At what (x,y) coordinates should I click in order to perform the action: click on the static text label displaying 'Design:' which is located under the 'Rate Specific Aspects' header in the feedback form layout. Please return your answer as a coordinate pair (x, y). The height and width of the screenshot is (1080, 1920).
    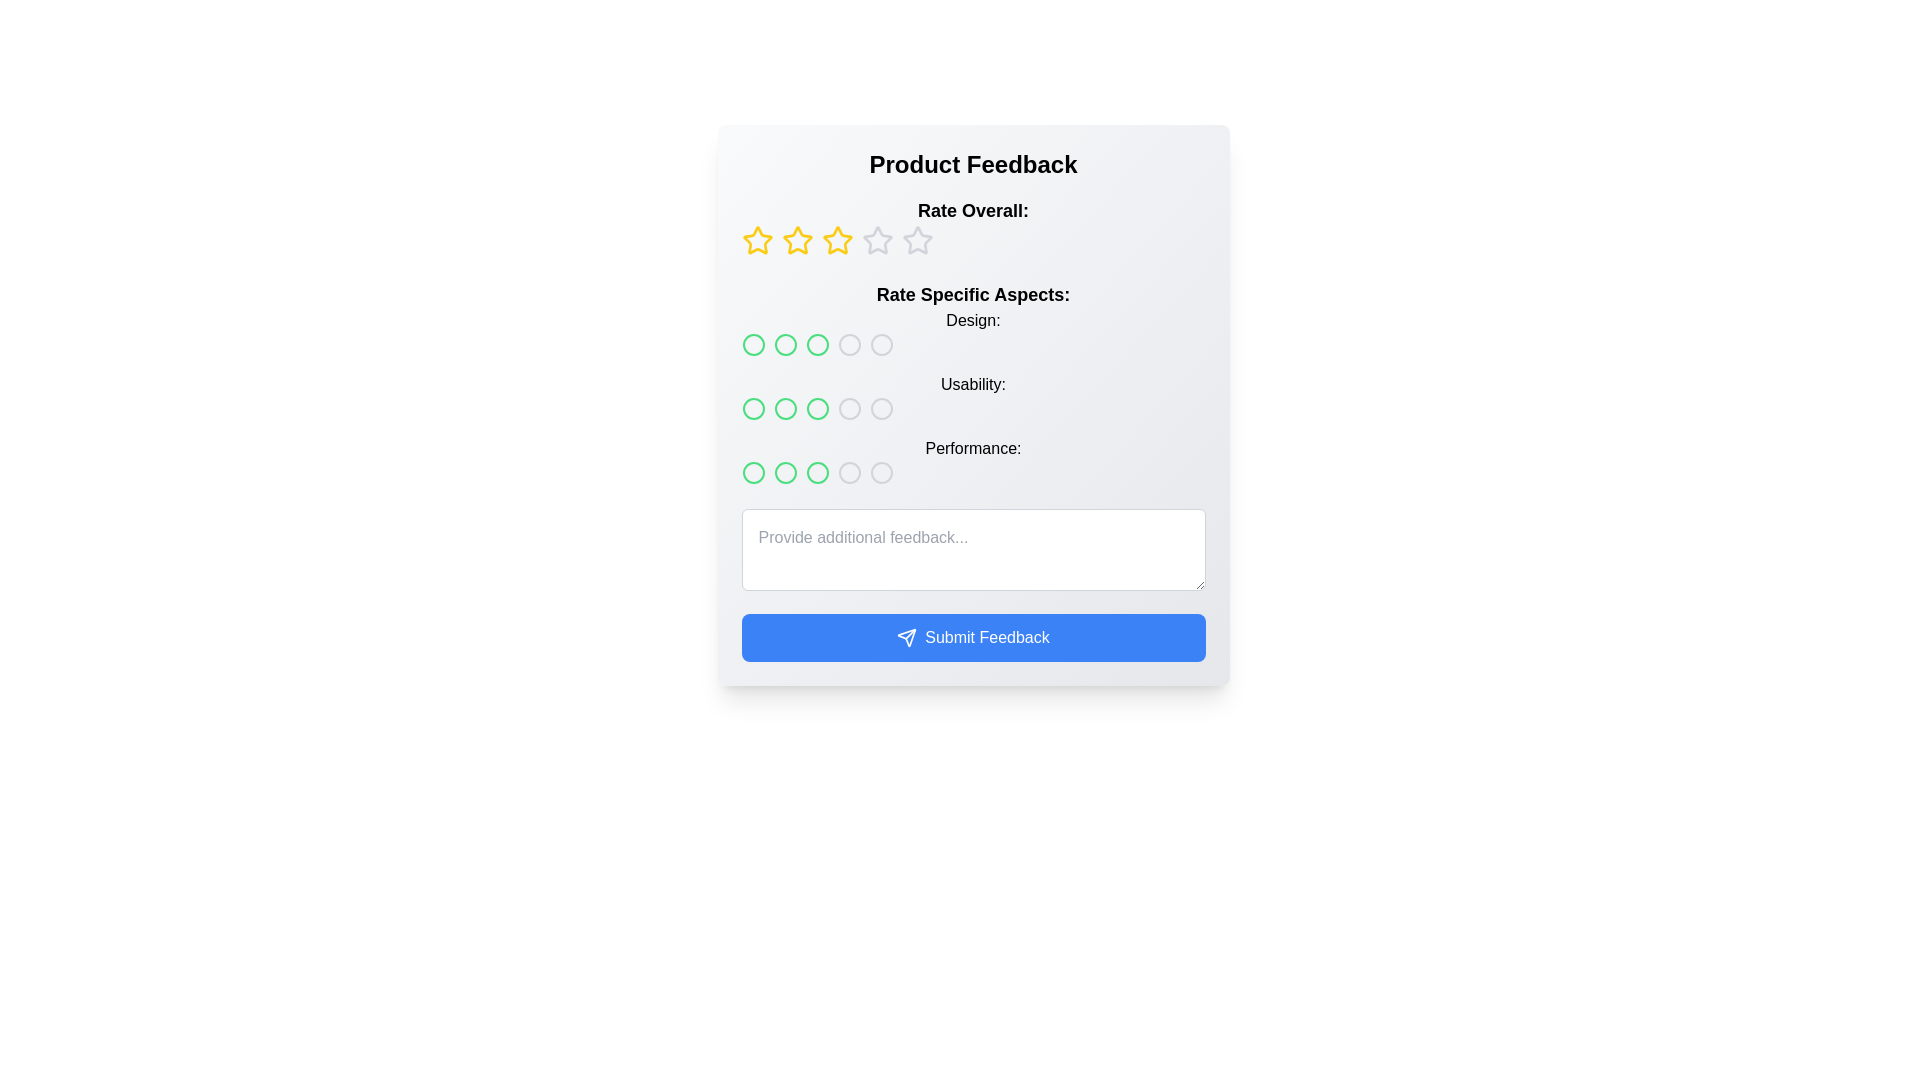
    Looking at the image, I should click on (973, 319).